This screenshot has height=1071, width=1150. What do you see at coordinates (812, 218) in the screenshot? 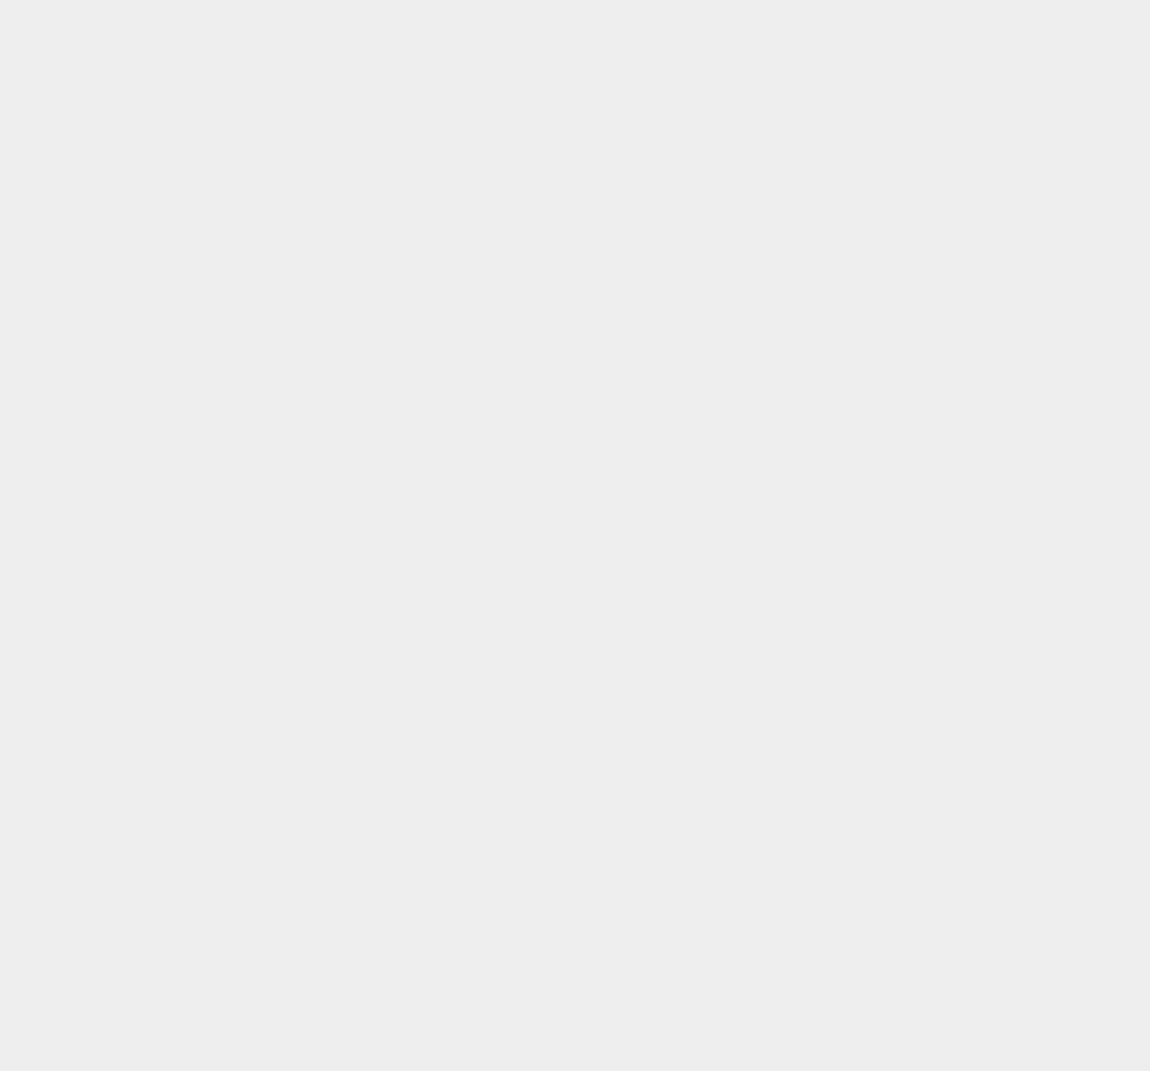
I see `'Android 6'` at bounding box center [812, 218].